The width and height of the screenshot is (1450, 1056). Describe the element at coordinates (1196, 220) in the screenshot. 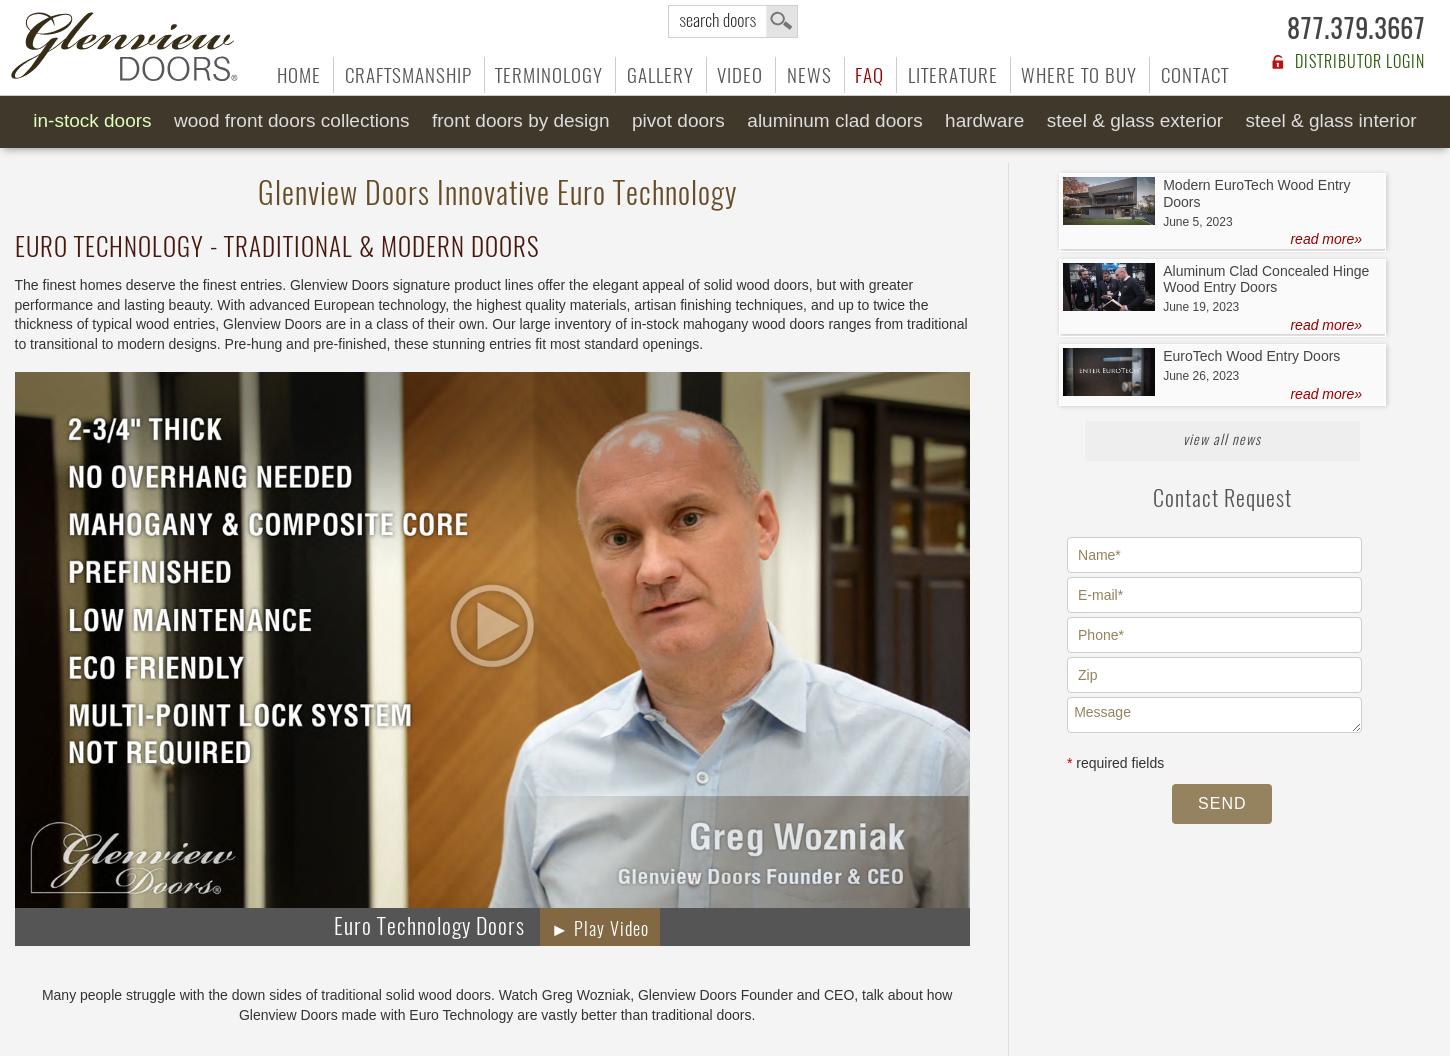

I see `'June 5, 2023'` at that location.